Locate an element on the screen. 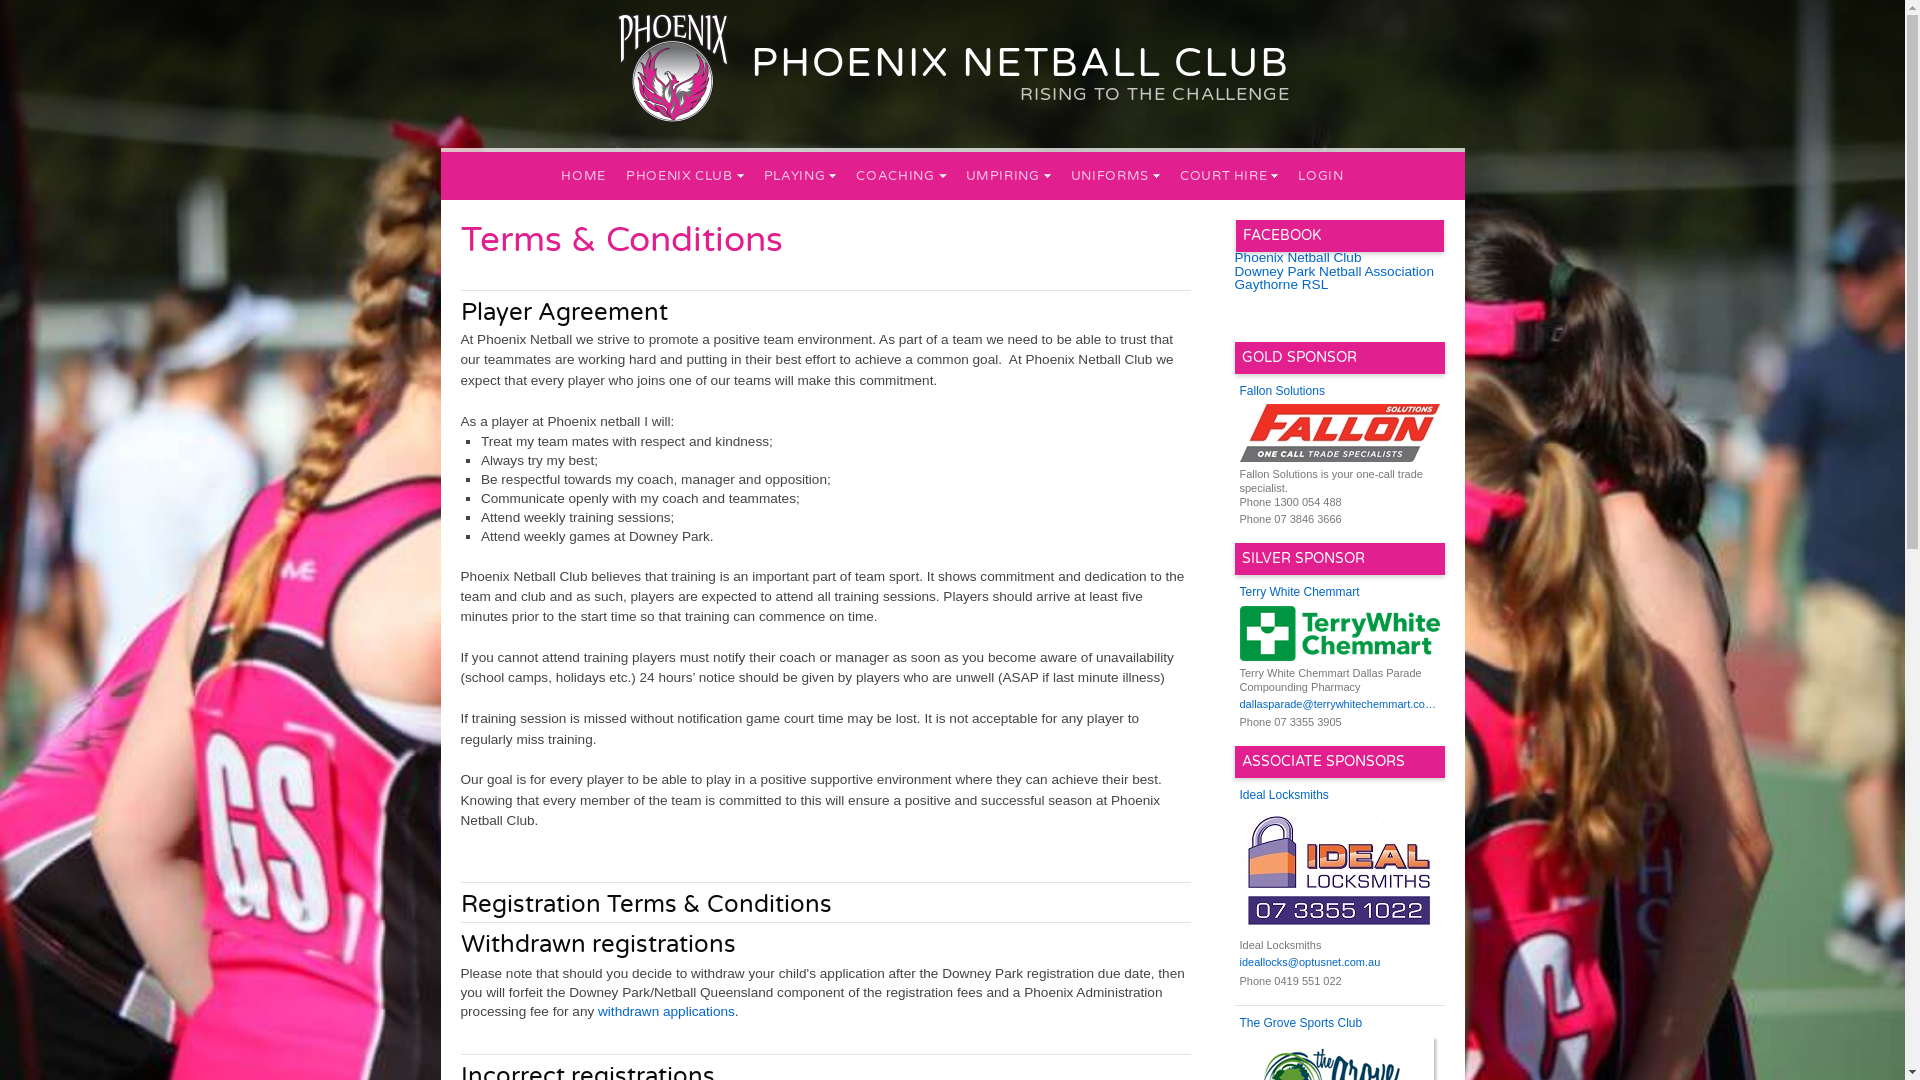  'PHOENIX CLUB' is located at coordinates (614, 175).